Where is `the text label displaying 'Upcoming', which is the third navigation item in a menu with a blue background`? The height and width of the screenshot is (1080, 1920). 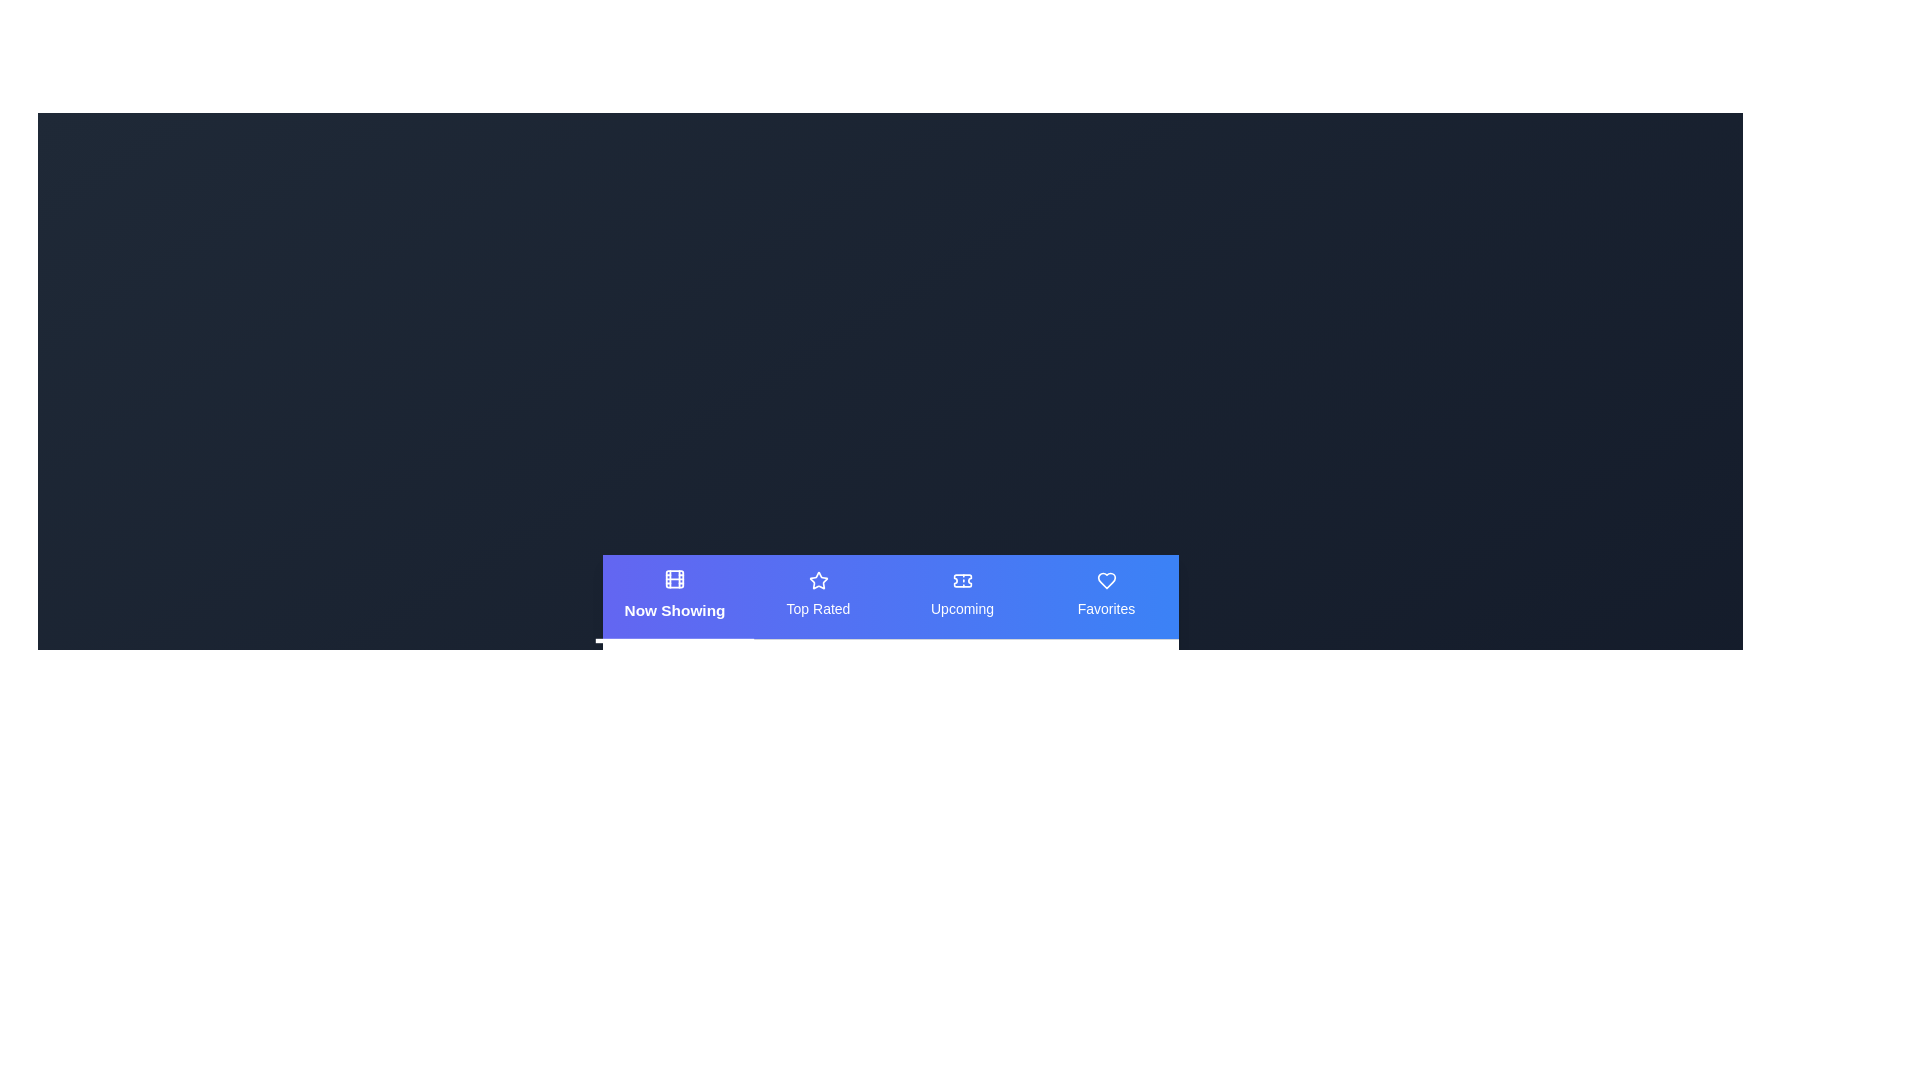
the text label displaying 'Upcoming', which is the third navigation item in a menu with a blue background is located at coordinates (962, 607).